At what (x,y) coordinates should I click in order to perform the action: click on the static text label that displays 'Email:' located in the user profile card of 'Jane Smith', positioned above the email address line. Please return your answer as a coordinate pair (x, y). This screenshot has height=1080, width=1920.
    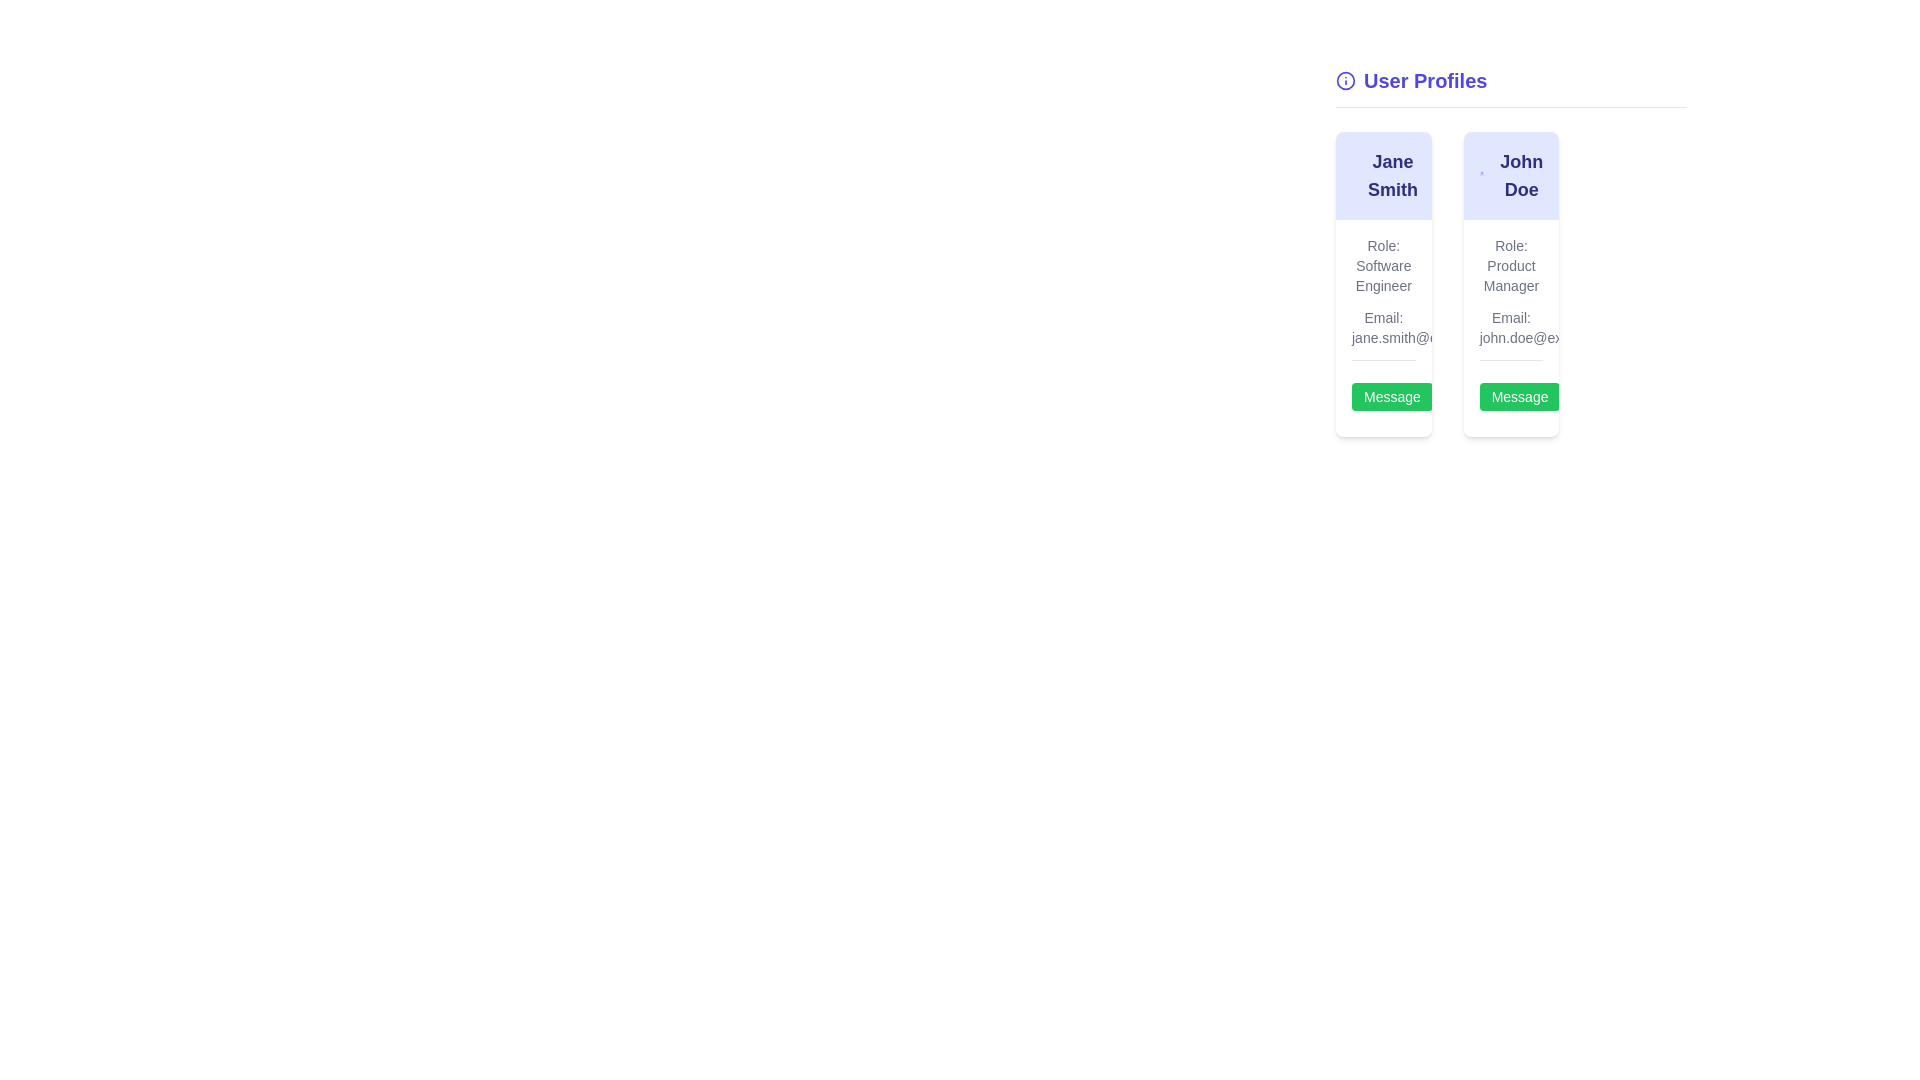
    Looking at the image, I should click on (1382, 316).